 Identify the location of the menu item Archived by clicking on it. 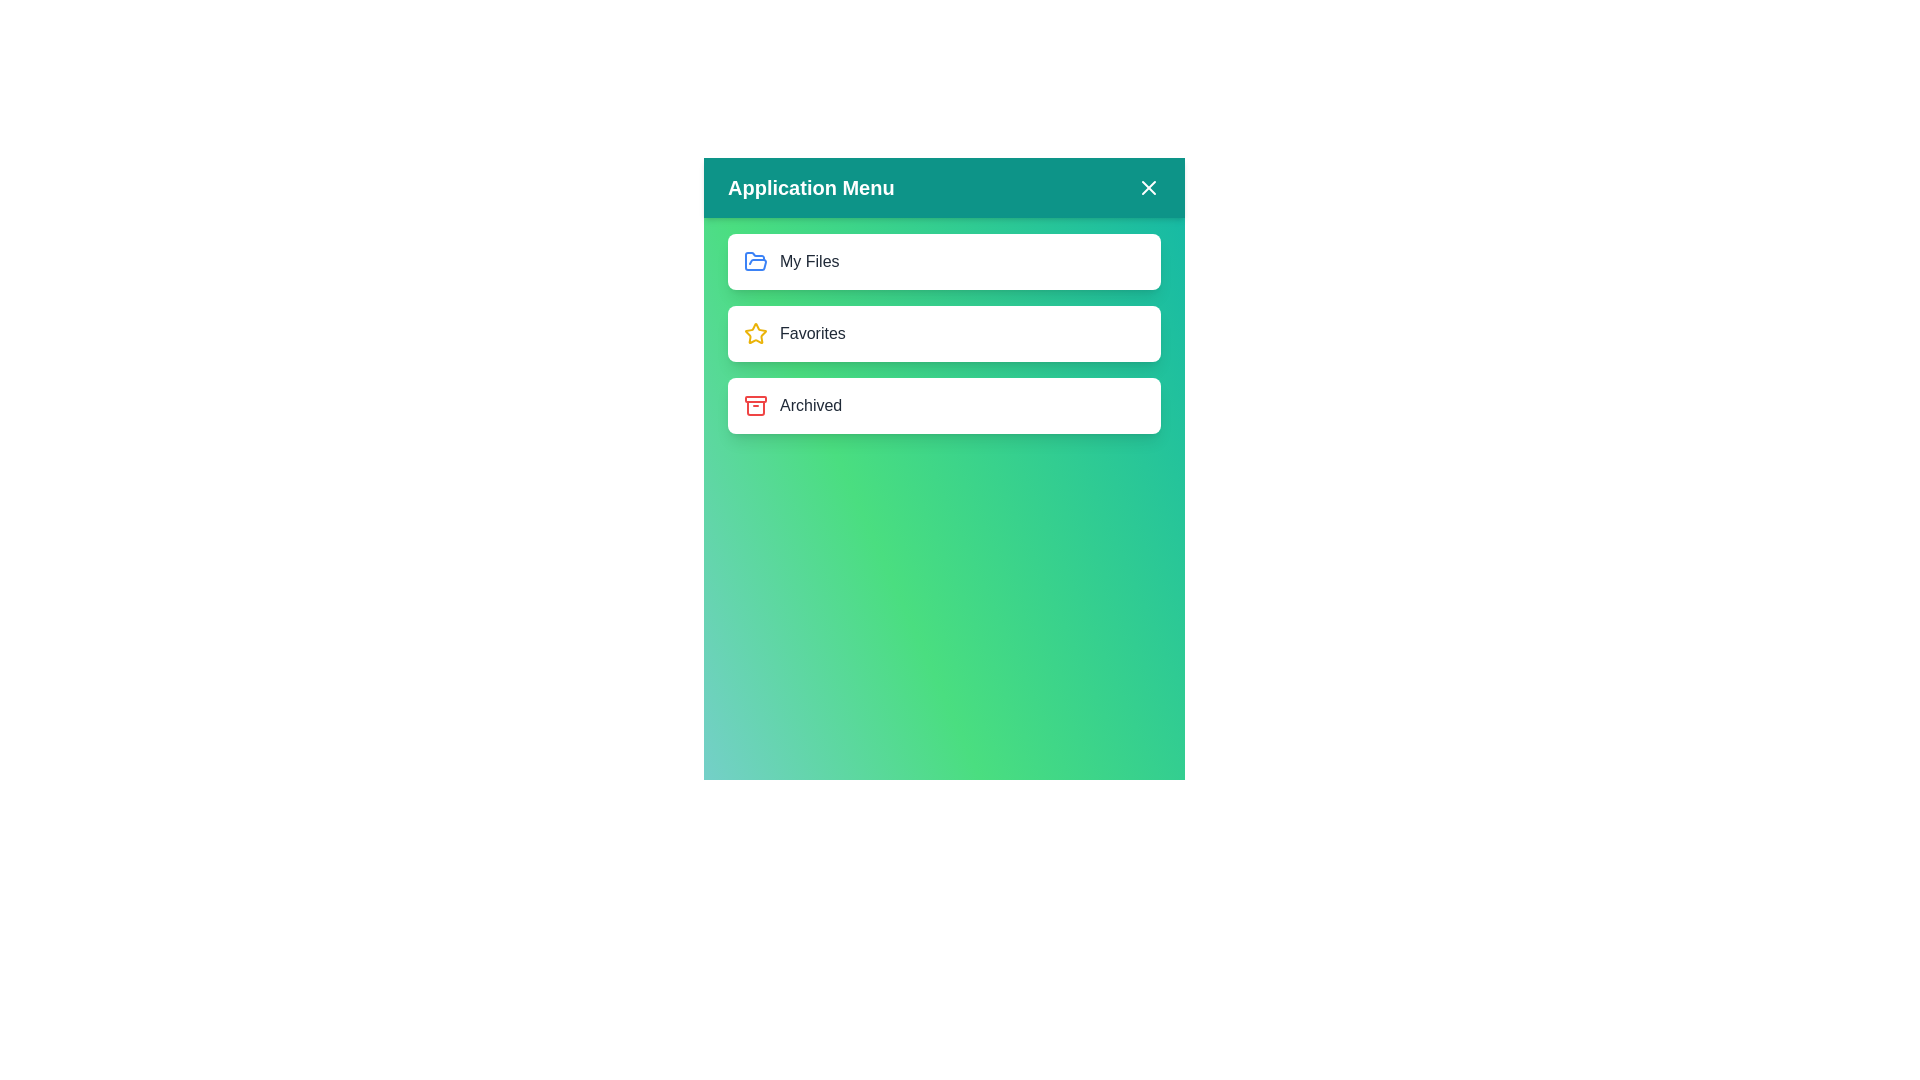
(943, 405).